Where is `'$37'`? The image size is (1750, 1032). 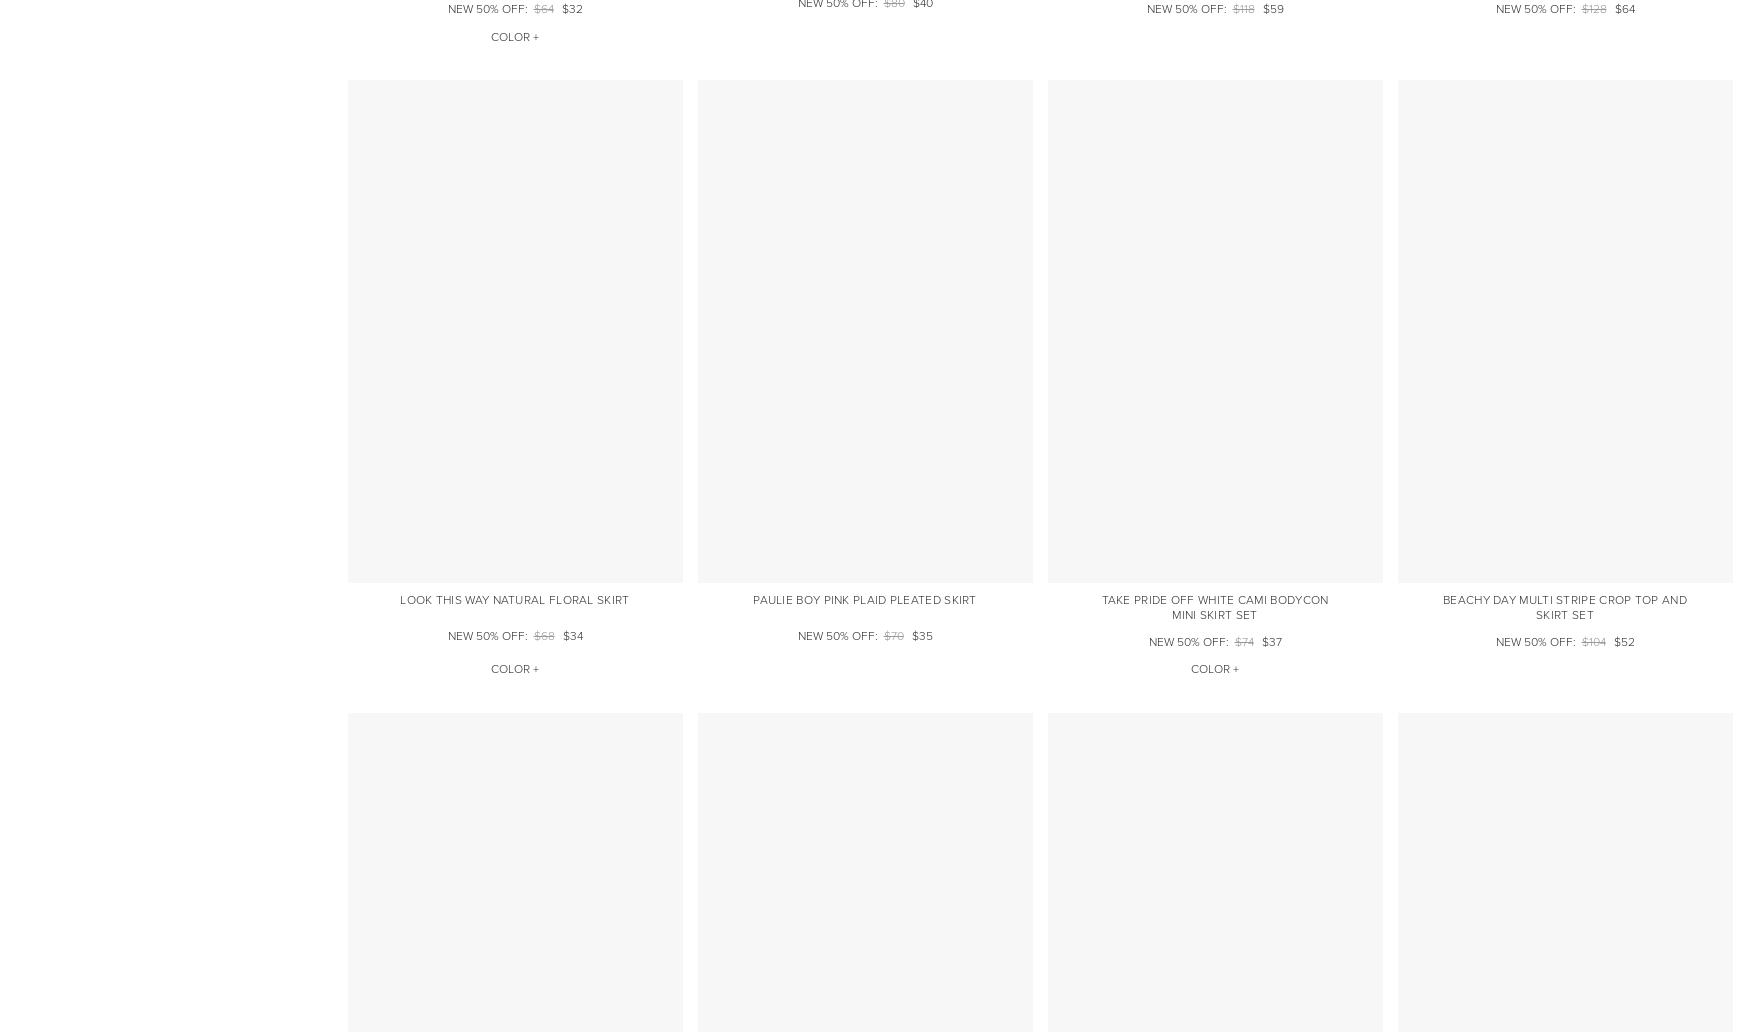
'$37' is located at coordinates (1270, 641).